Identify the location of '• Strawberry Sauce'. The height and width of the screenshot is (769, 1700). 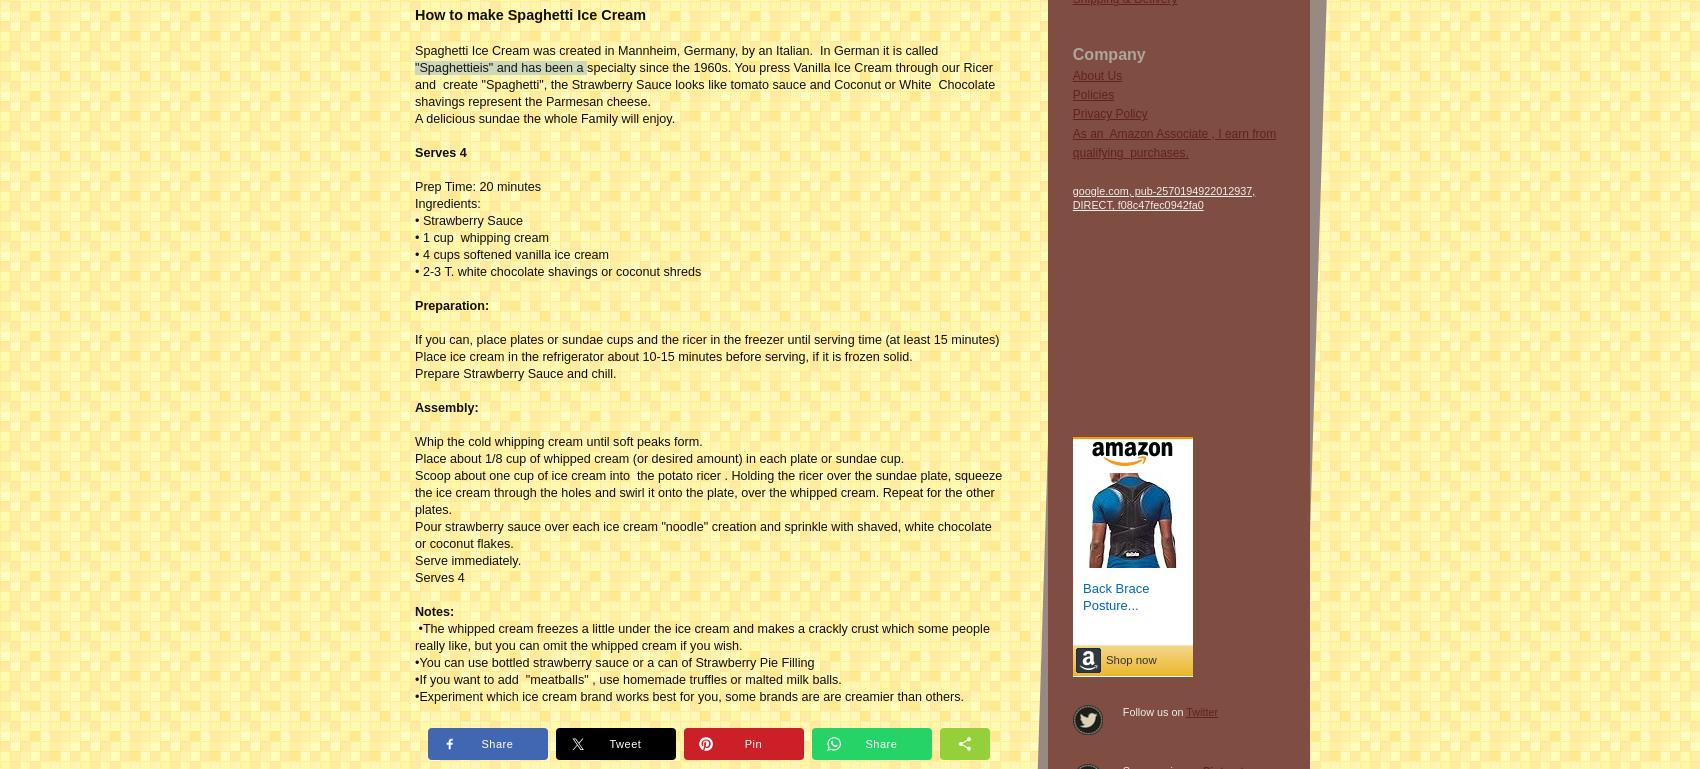
(469, 220).